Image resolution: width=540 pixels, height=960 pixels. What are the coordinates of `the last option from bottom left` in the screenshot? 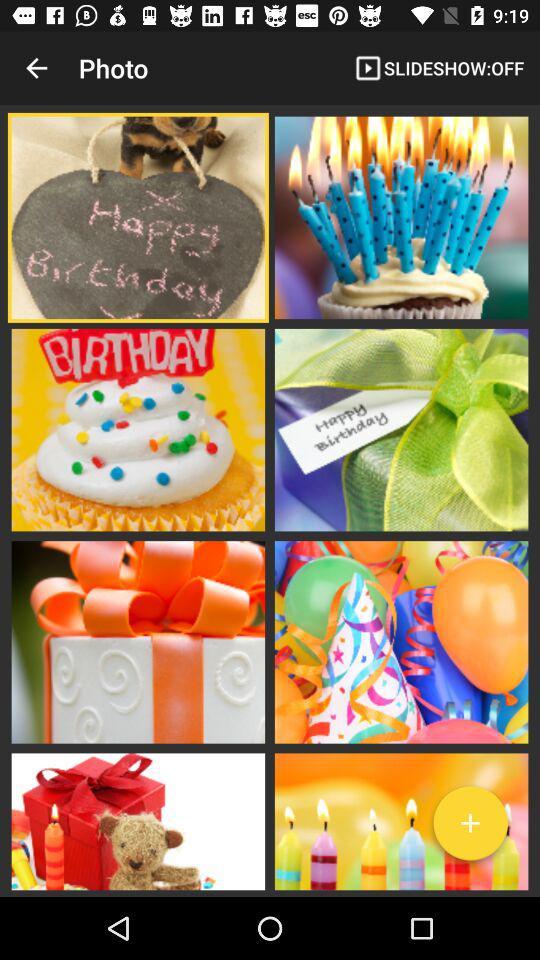 It's located at (137, 820).